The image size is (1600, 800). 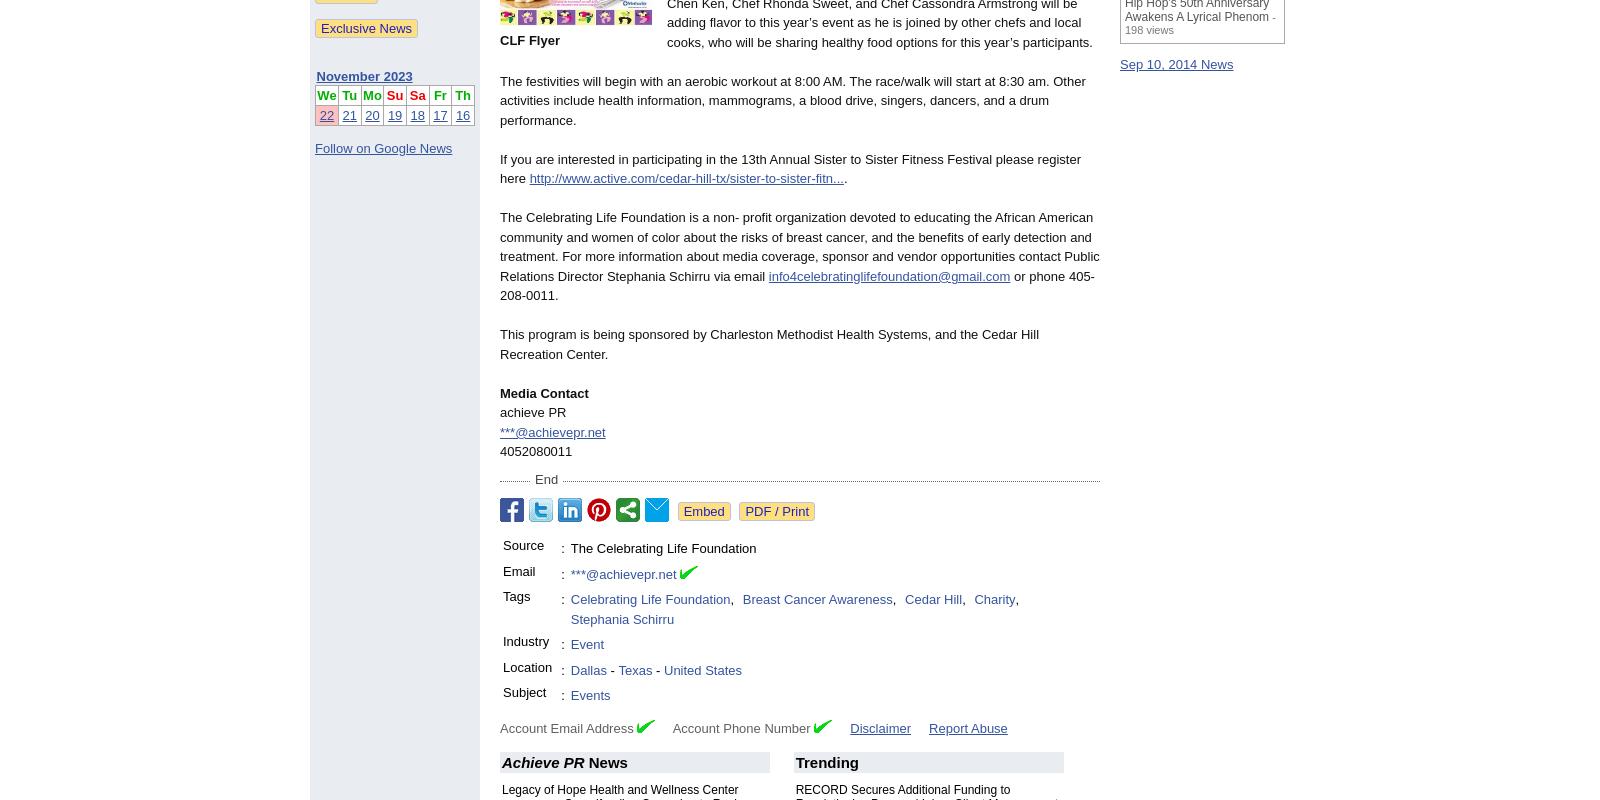 I want to click on 'cedar-hill-tx/', so click(x=658, y=177).